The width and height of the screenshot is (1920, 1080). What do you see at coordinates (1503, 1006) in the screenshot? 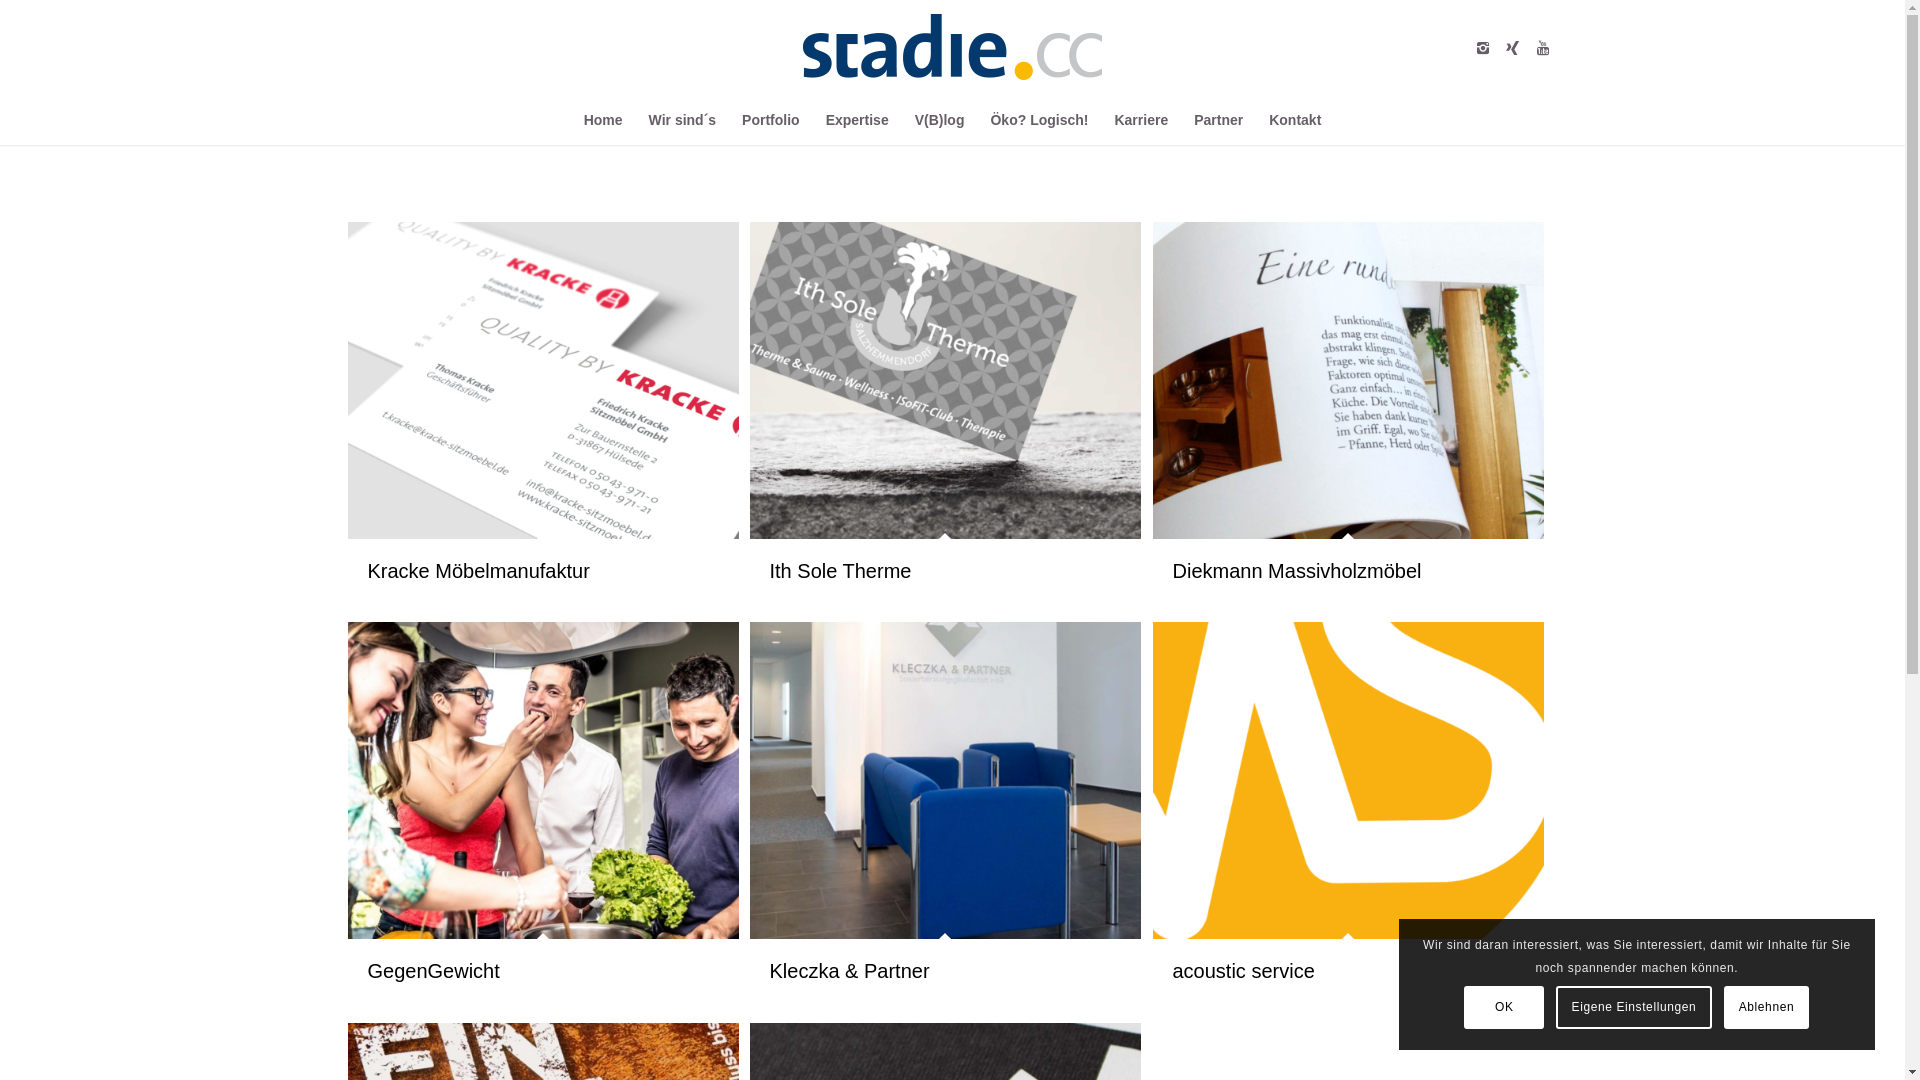
I see `'OK'` at bounding box center [1503, 1006].